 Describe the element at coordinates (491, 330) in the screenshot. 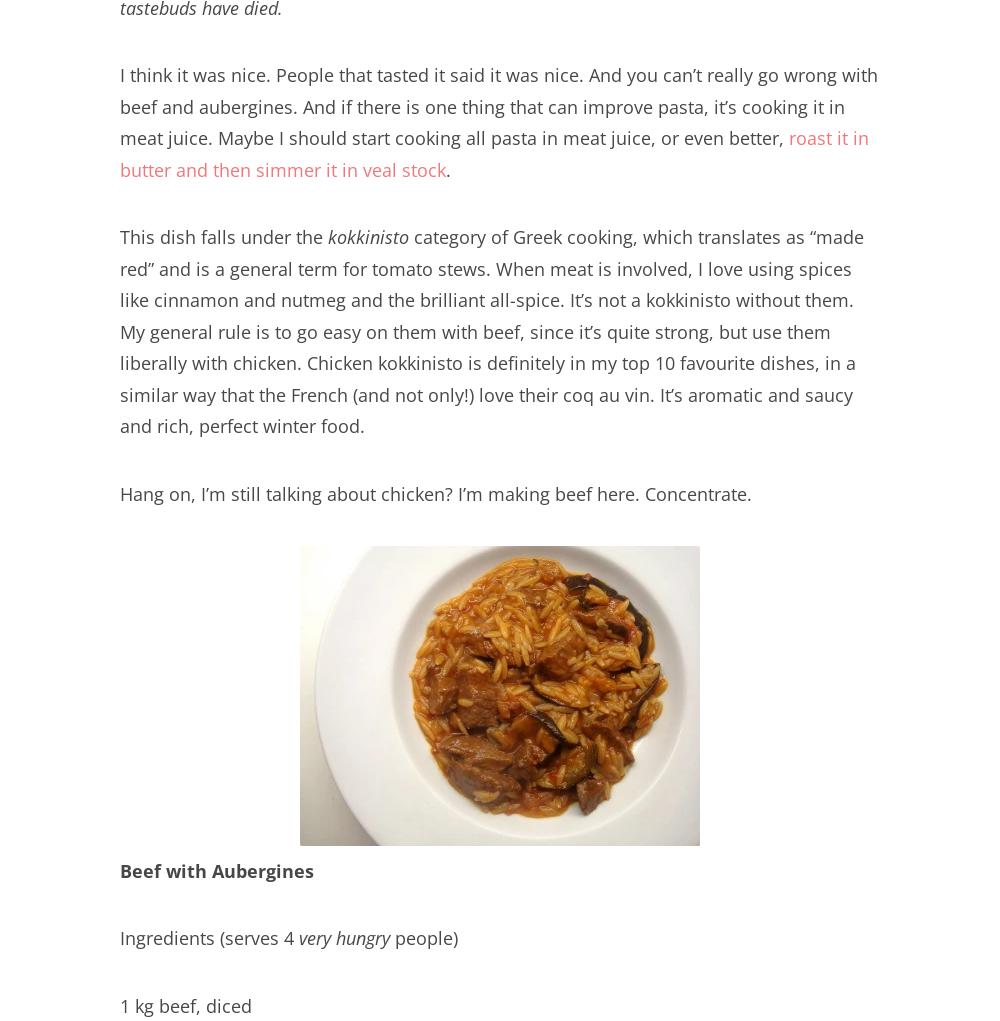

I see `'category of Greek cooking, which translates as “made red” and is a general term for tomato stews. When meat is involved, I love using spices like cinnamon and nutmeg and the brilliant all-spice. It’s not a kokkinisto without them. My general rule is to go easy on them with beef, since it’s quite strong, but use them liberally with chicken. Chicken kokkinisto is definitely in my top 10 favourite dishes, in a similar way that the French (and not only!) love their coq au vin. It’s aromatic and saucy and rich, perfect winter food.'` at that location.